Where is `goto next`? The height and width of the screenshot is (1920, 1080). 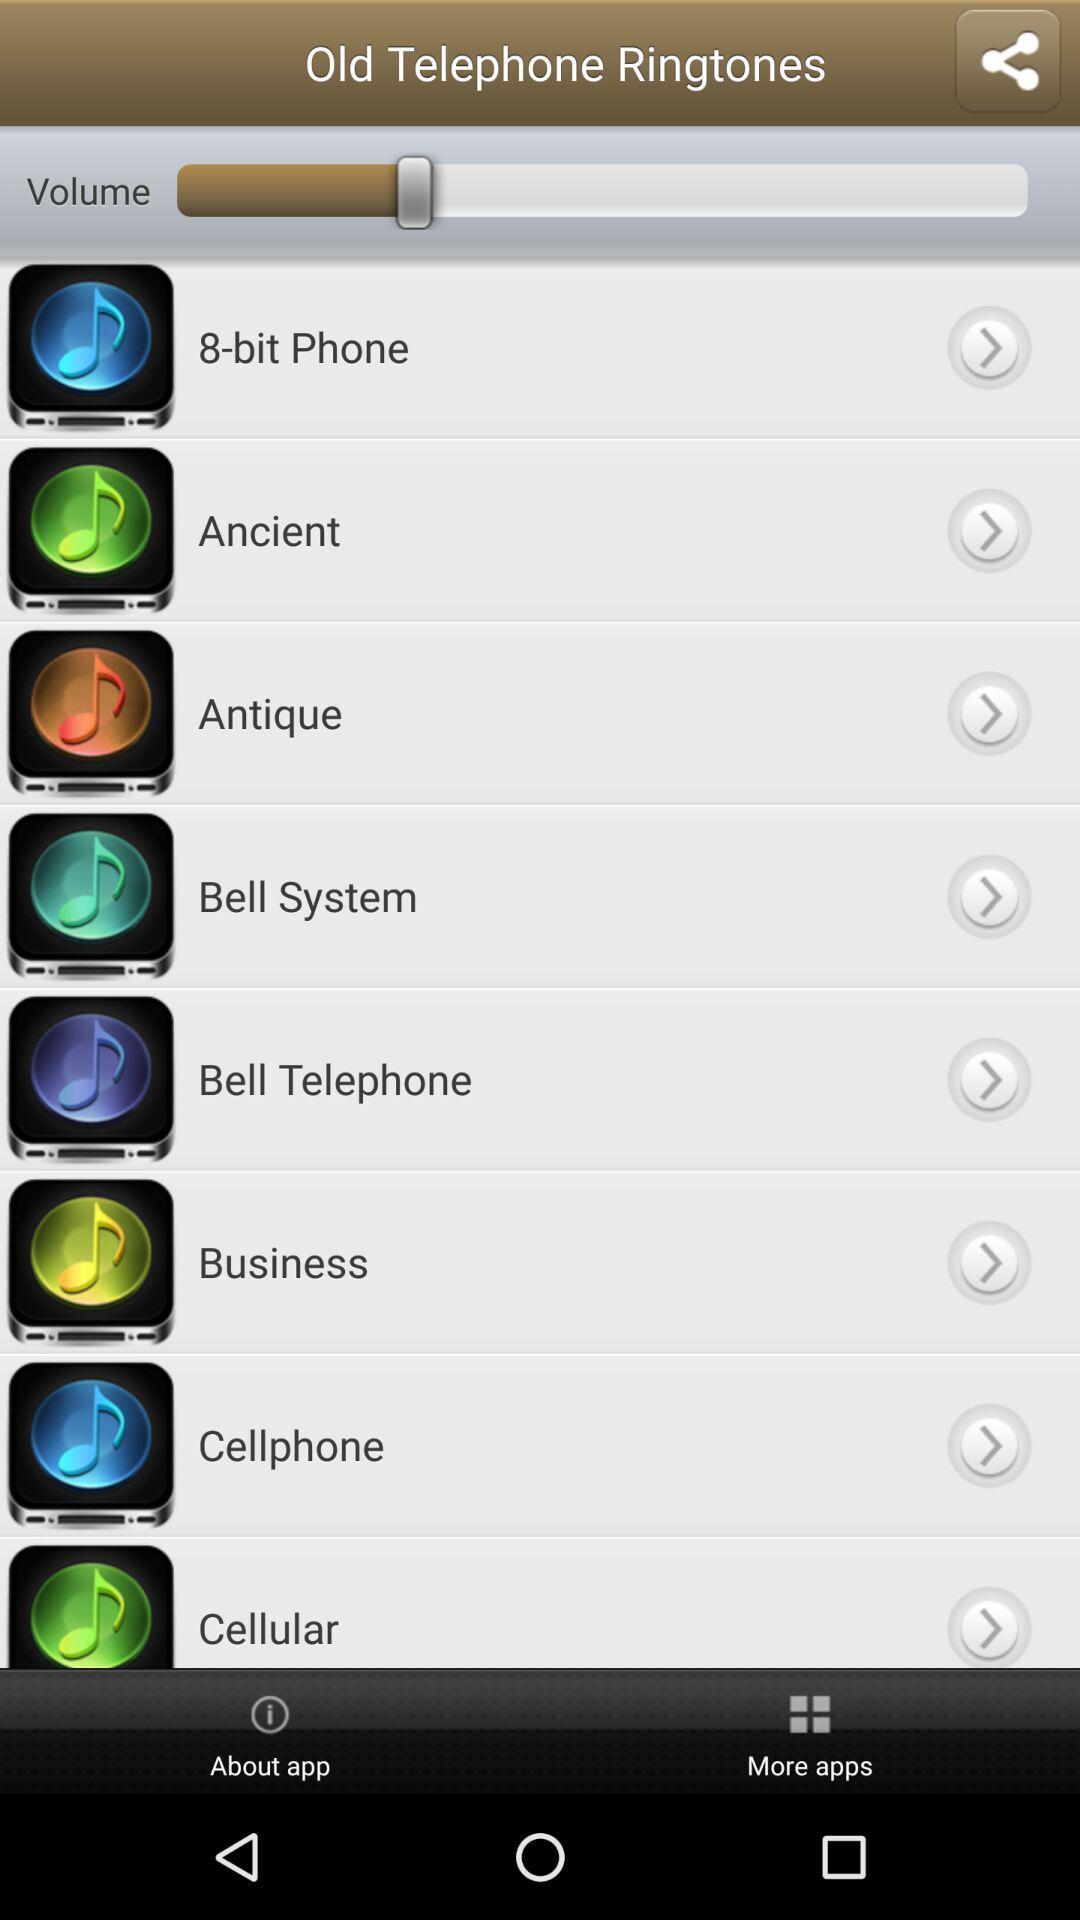 goto next is located at coordinates (987, 1602).